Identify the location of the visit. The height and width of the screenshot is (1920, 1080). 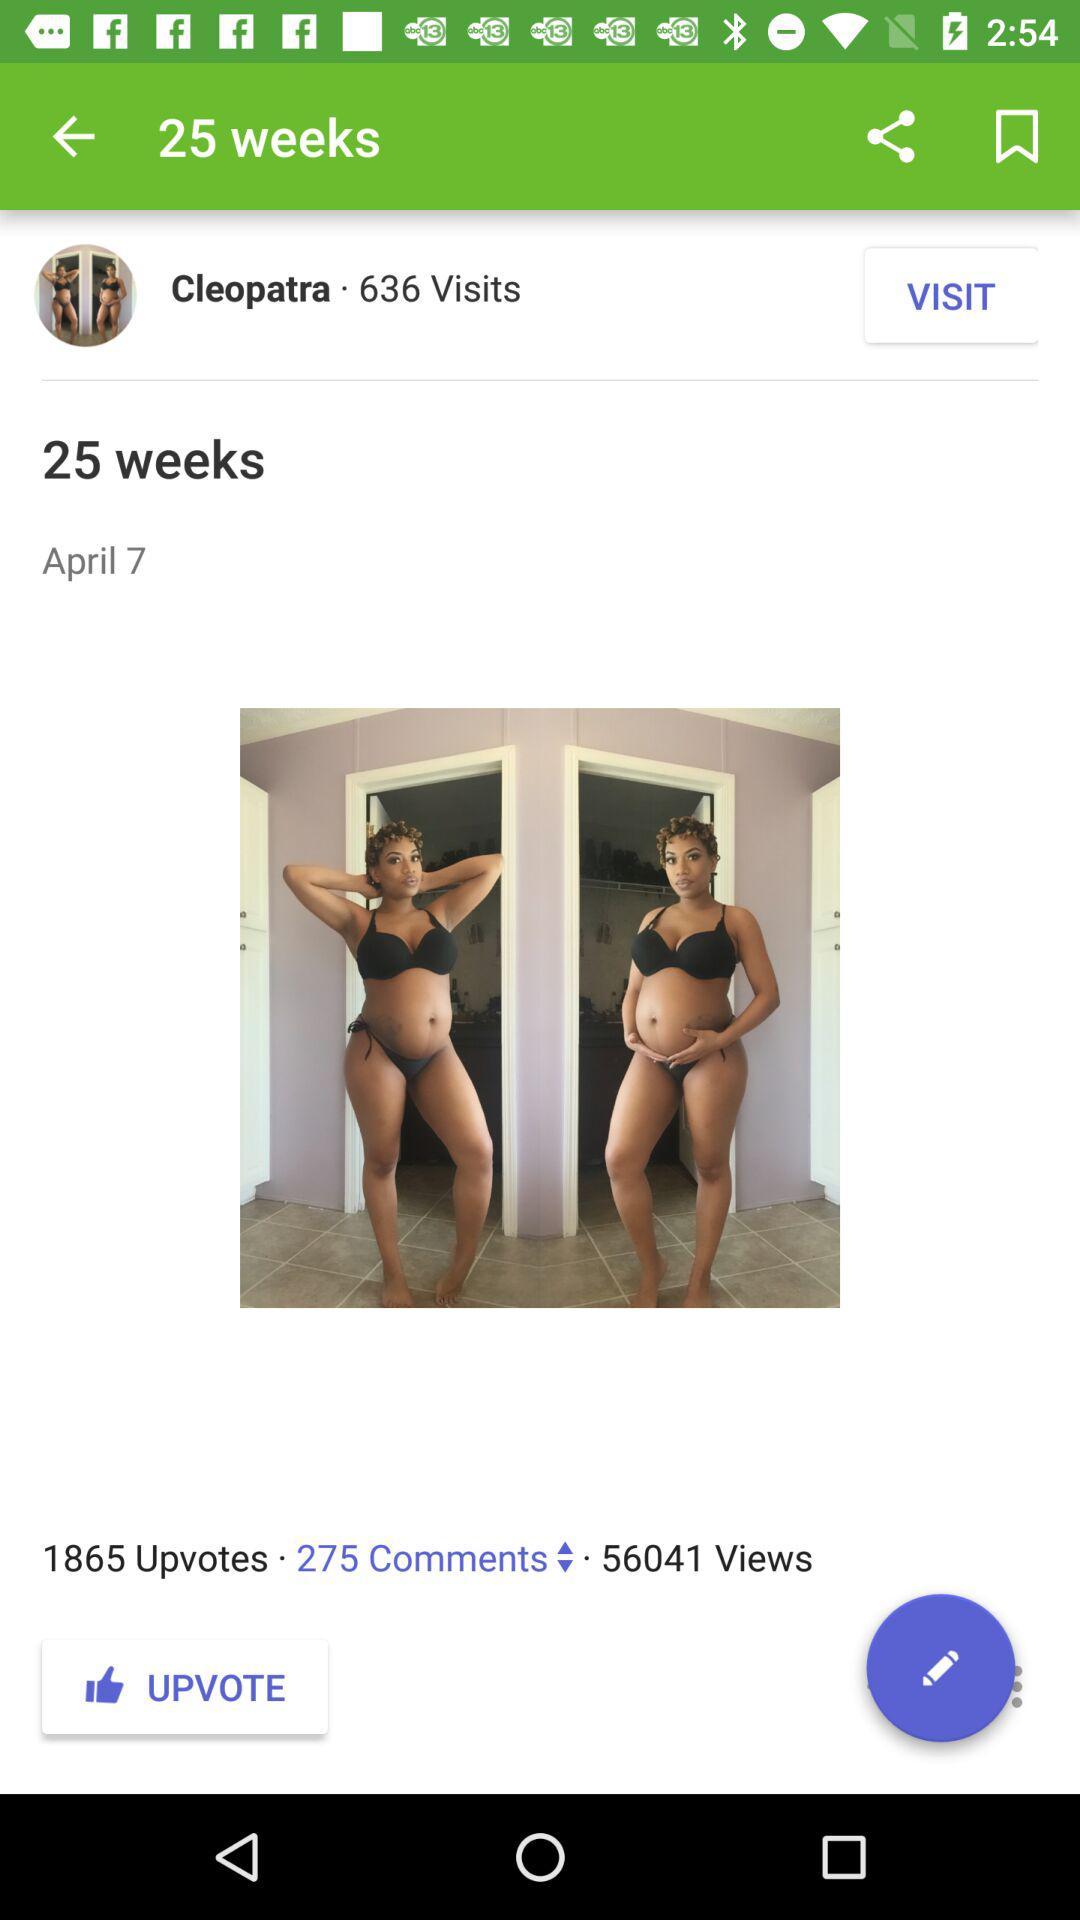
(950, 294).